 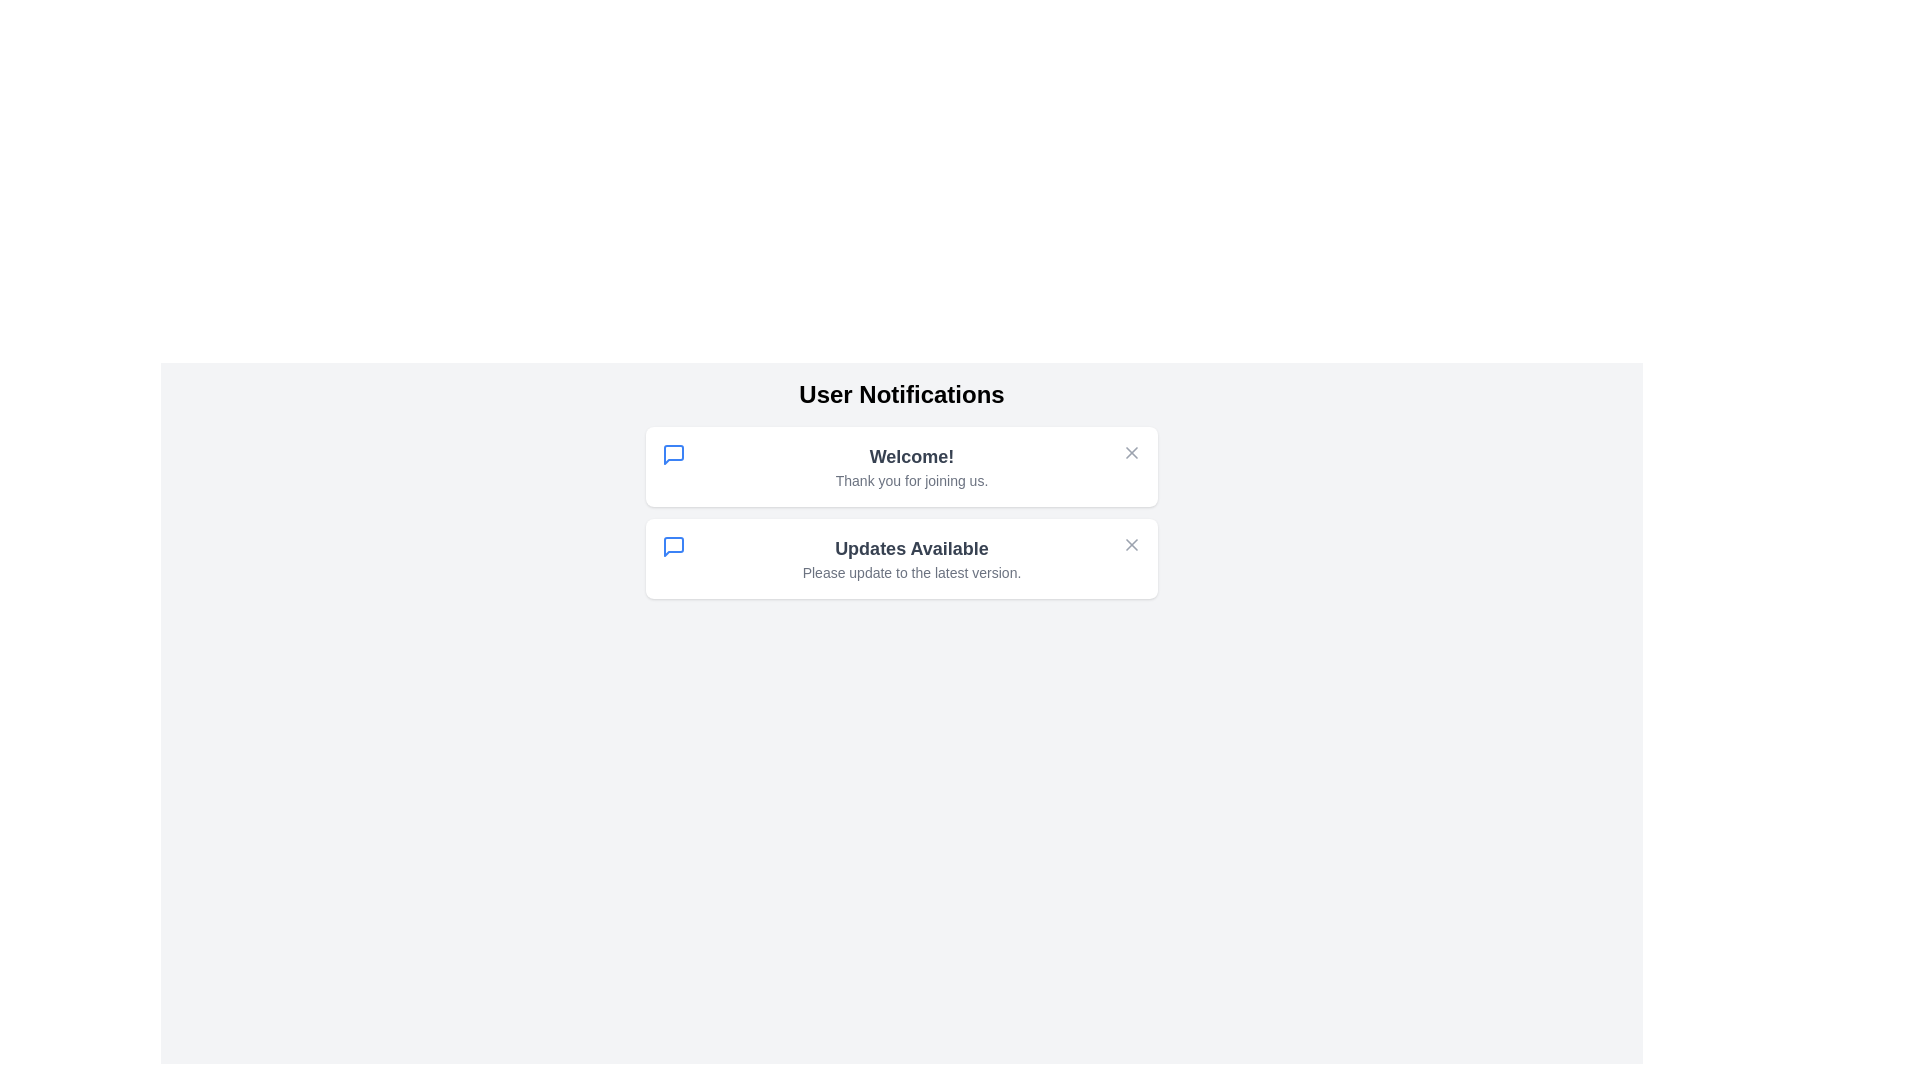 What do you see at coordinates (911, 466) in the screenshot?
I see `the welcome message text display located in the notifications section, which is centrally aligned below the 'User Notifications' heading` at bounding box center [911, 466].